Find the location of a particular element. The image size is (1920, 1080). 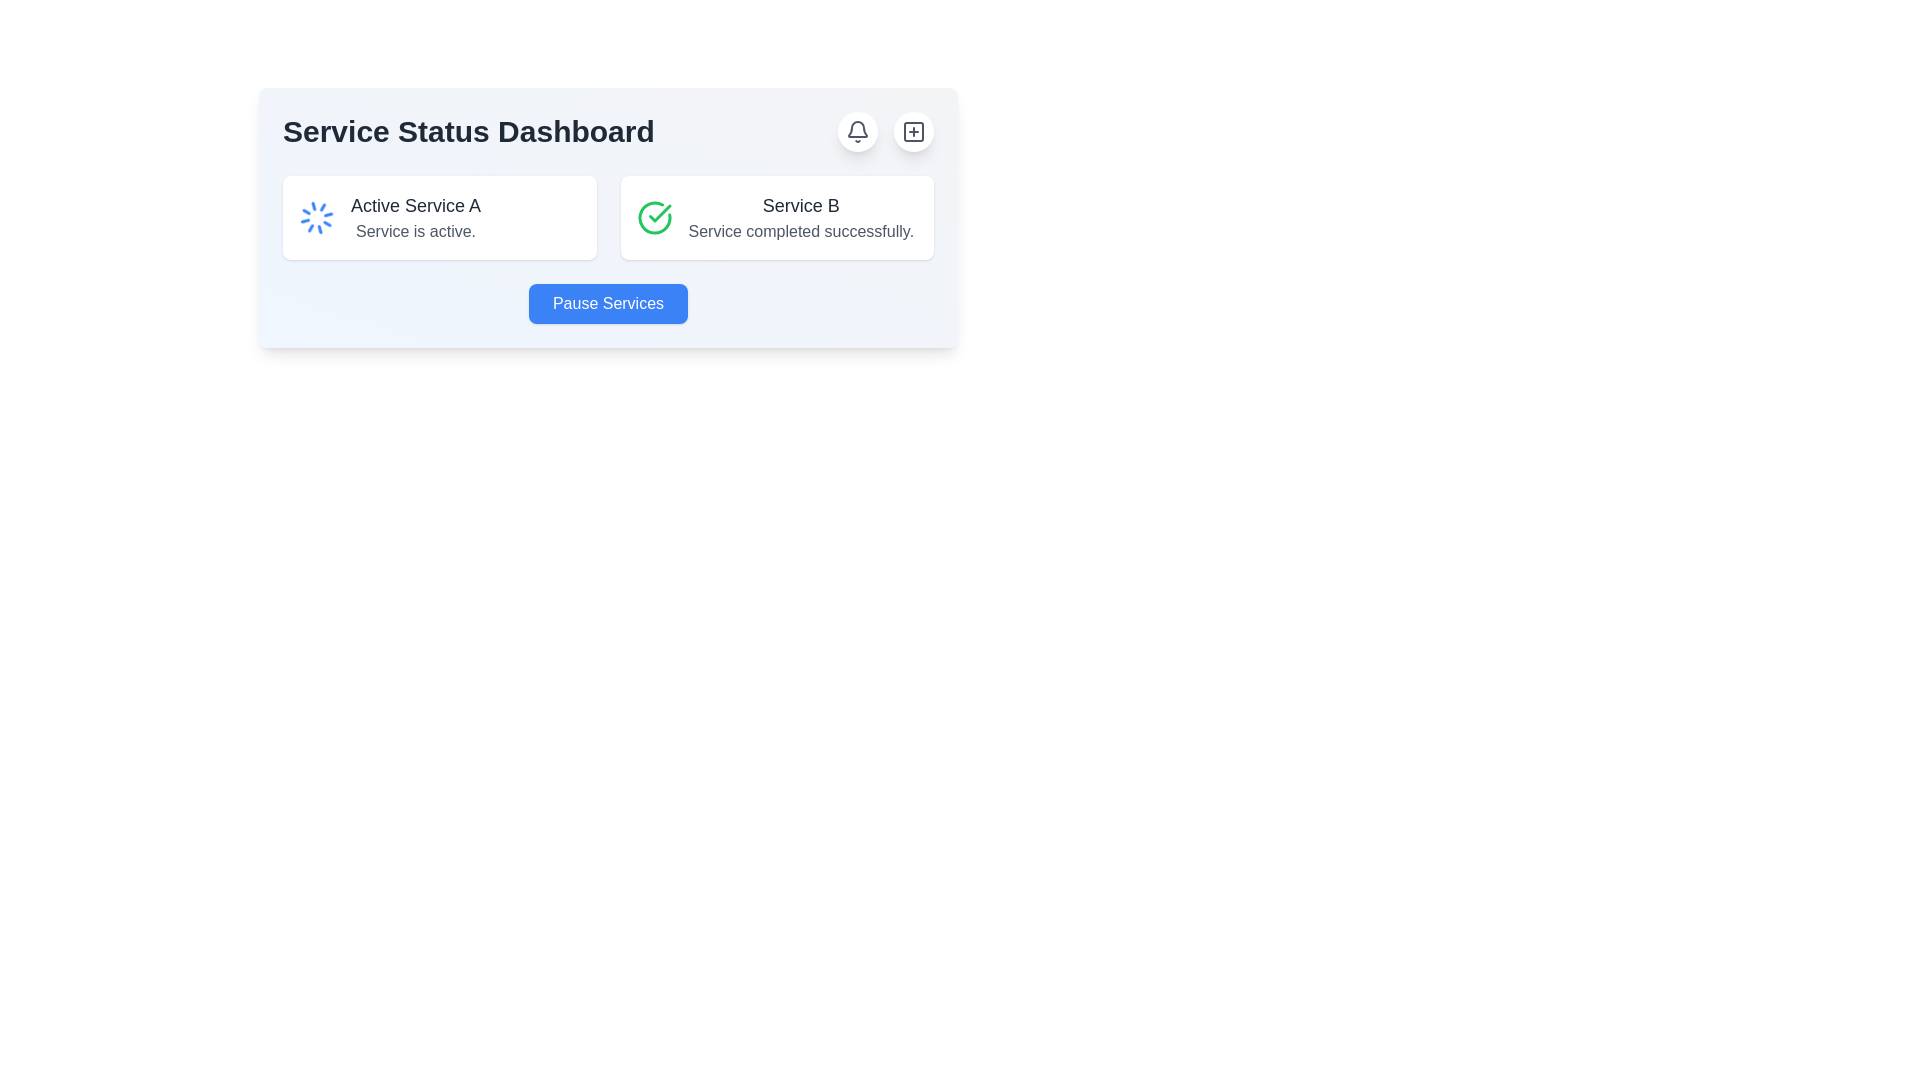

or highlight the text element indicating that 'Service A' is currently active, which is positioned at the upper-left corner of the card, to the right of a loading icon is located at coordinates (415, 205).